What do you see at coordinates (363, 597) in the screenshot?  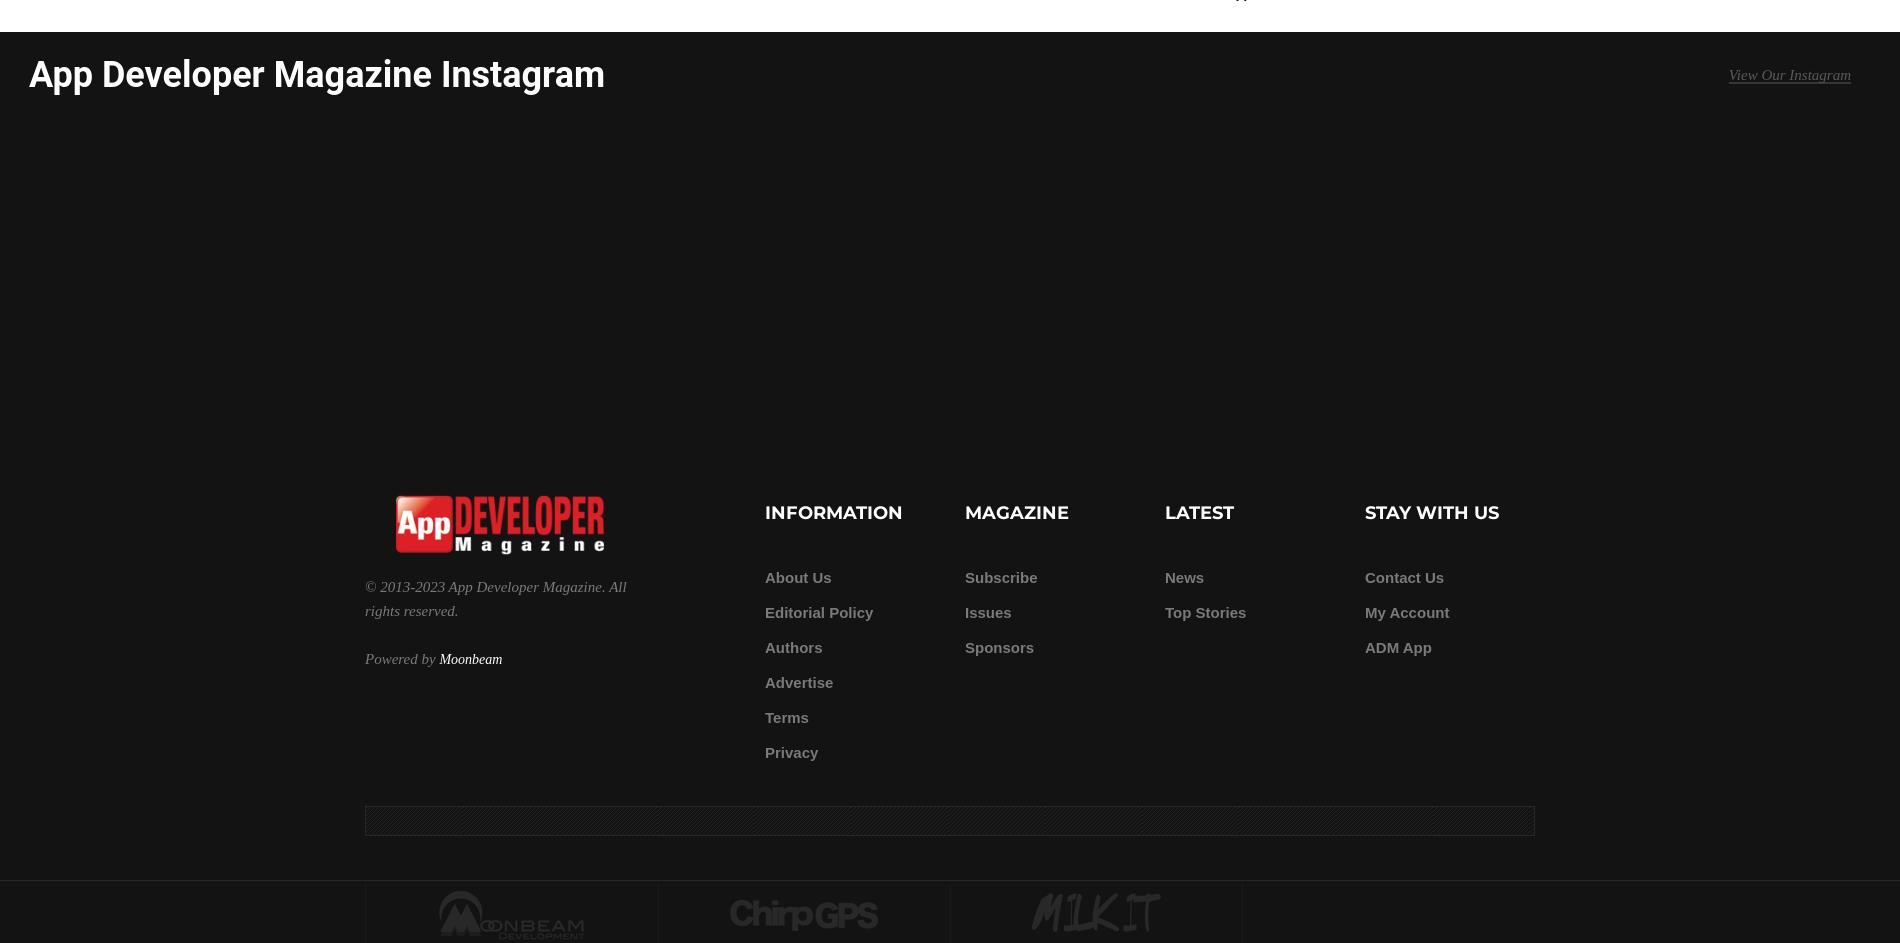 I see `'© 2013-2023 App Developer Magazine. All rights reserved.'` at bounding box center [363, 597].